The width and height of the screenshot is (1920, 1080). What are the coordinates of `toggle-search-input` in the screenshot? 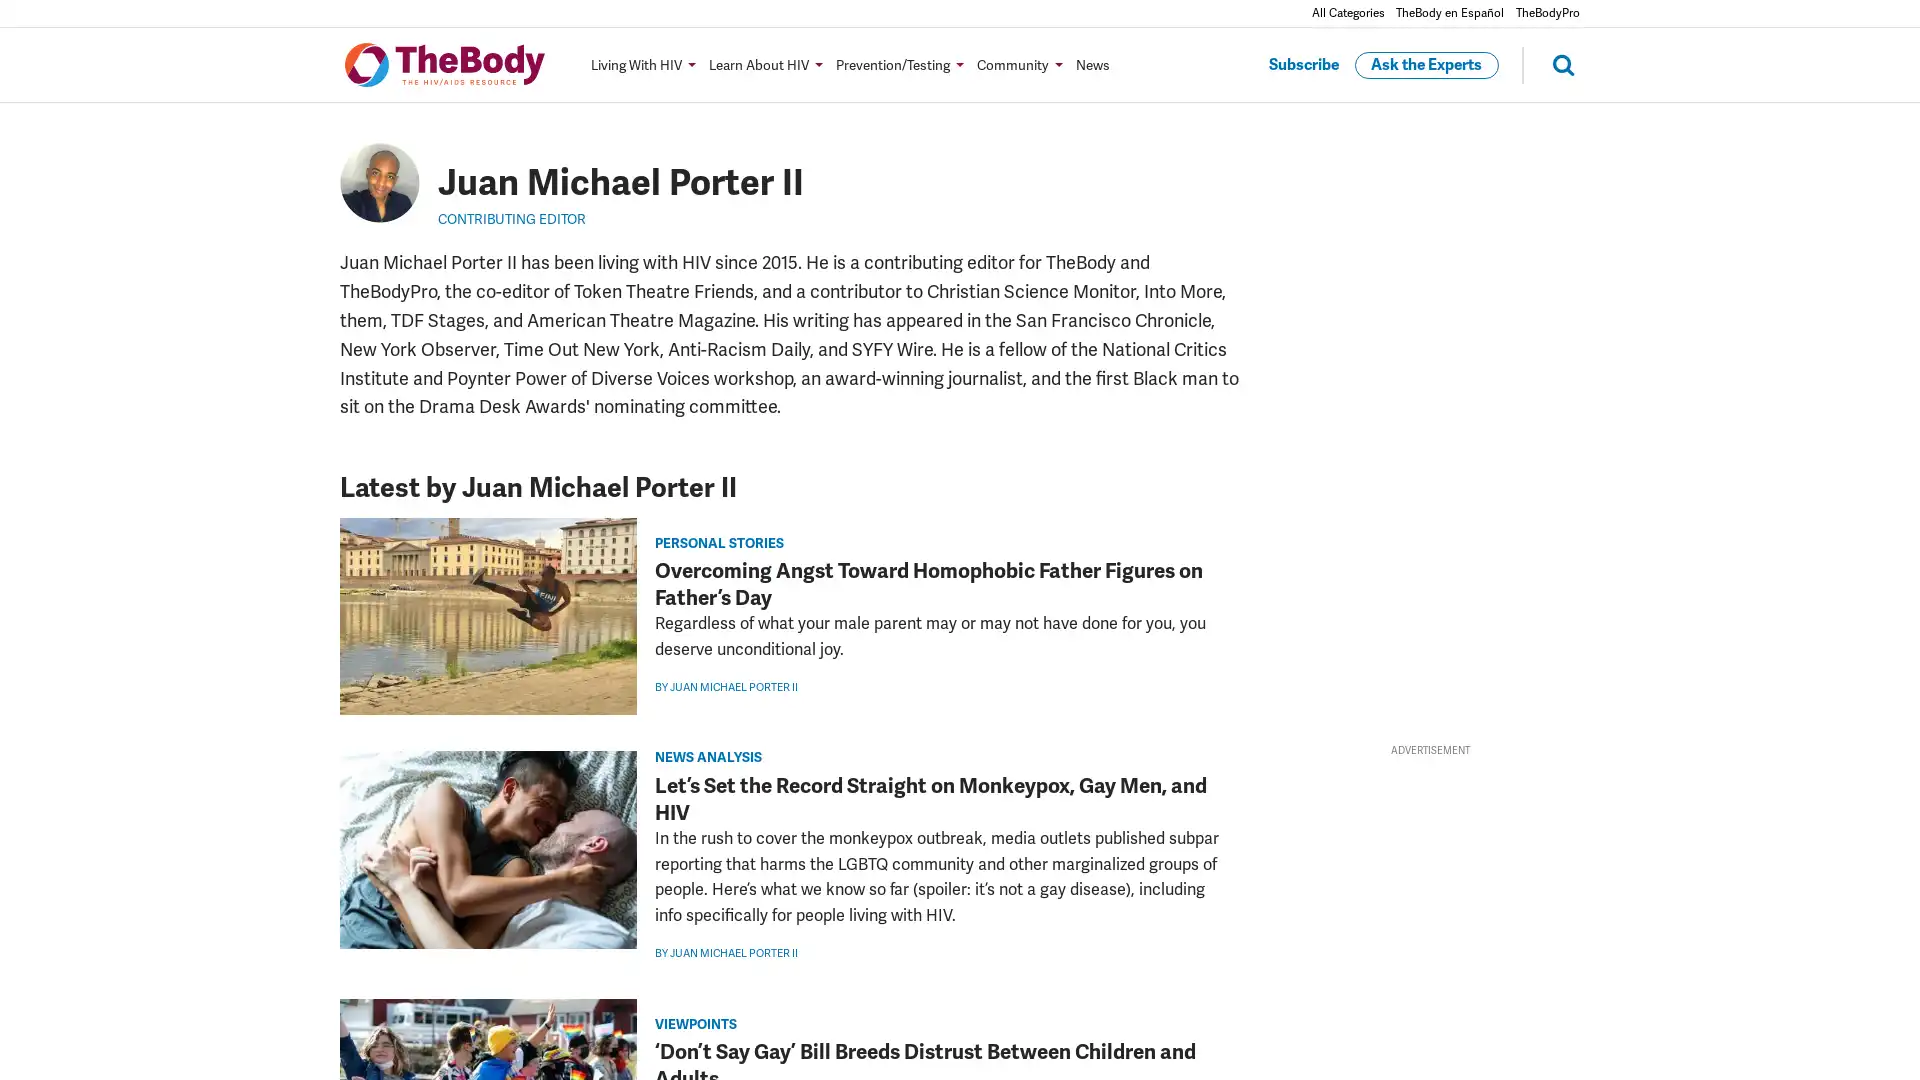 It's located at (1549, 63).